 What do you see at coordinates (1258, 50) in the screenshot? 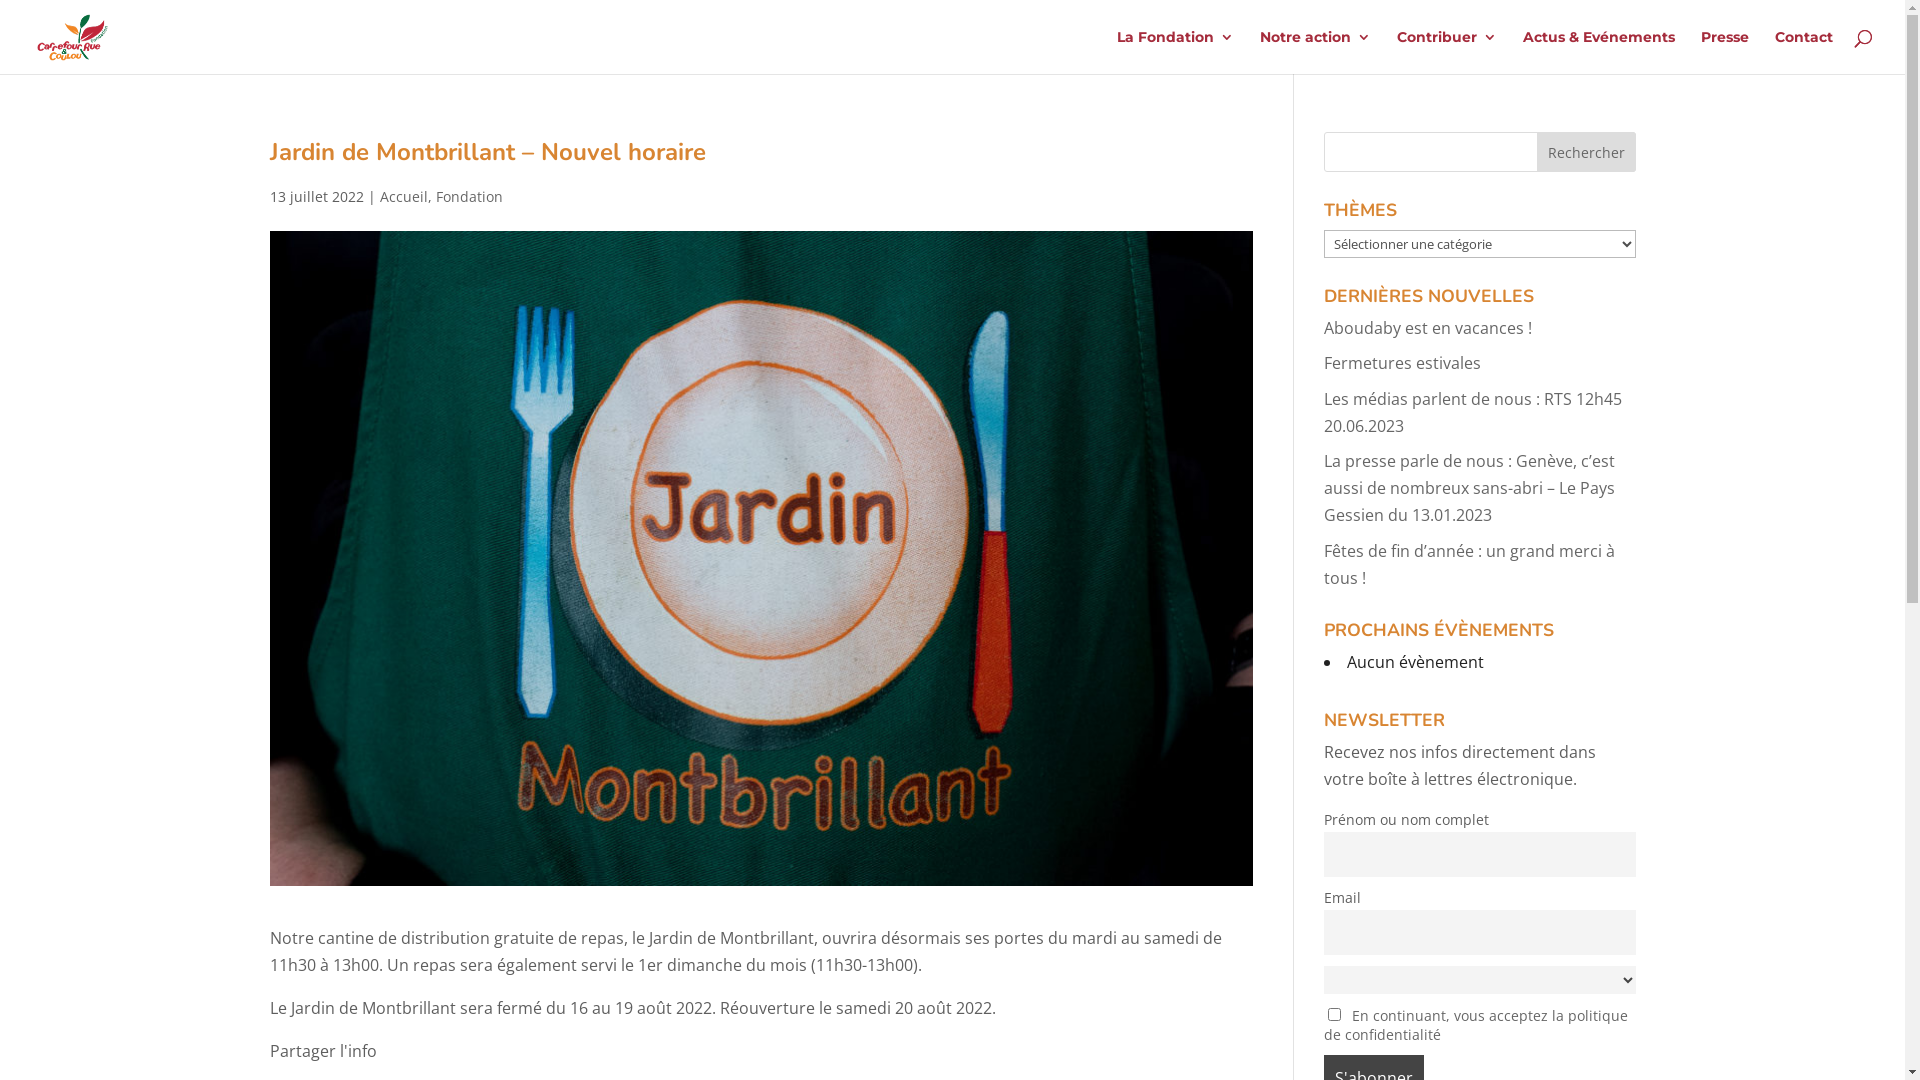
I see `'Notre action'` at bounding box center [1258, 50].